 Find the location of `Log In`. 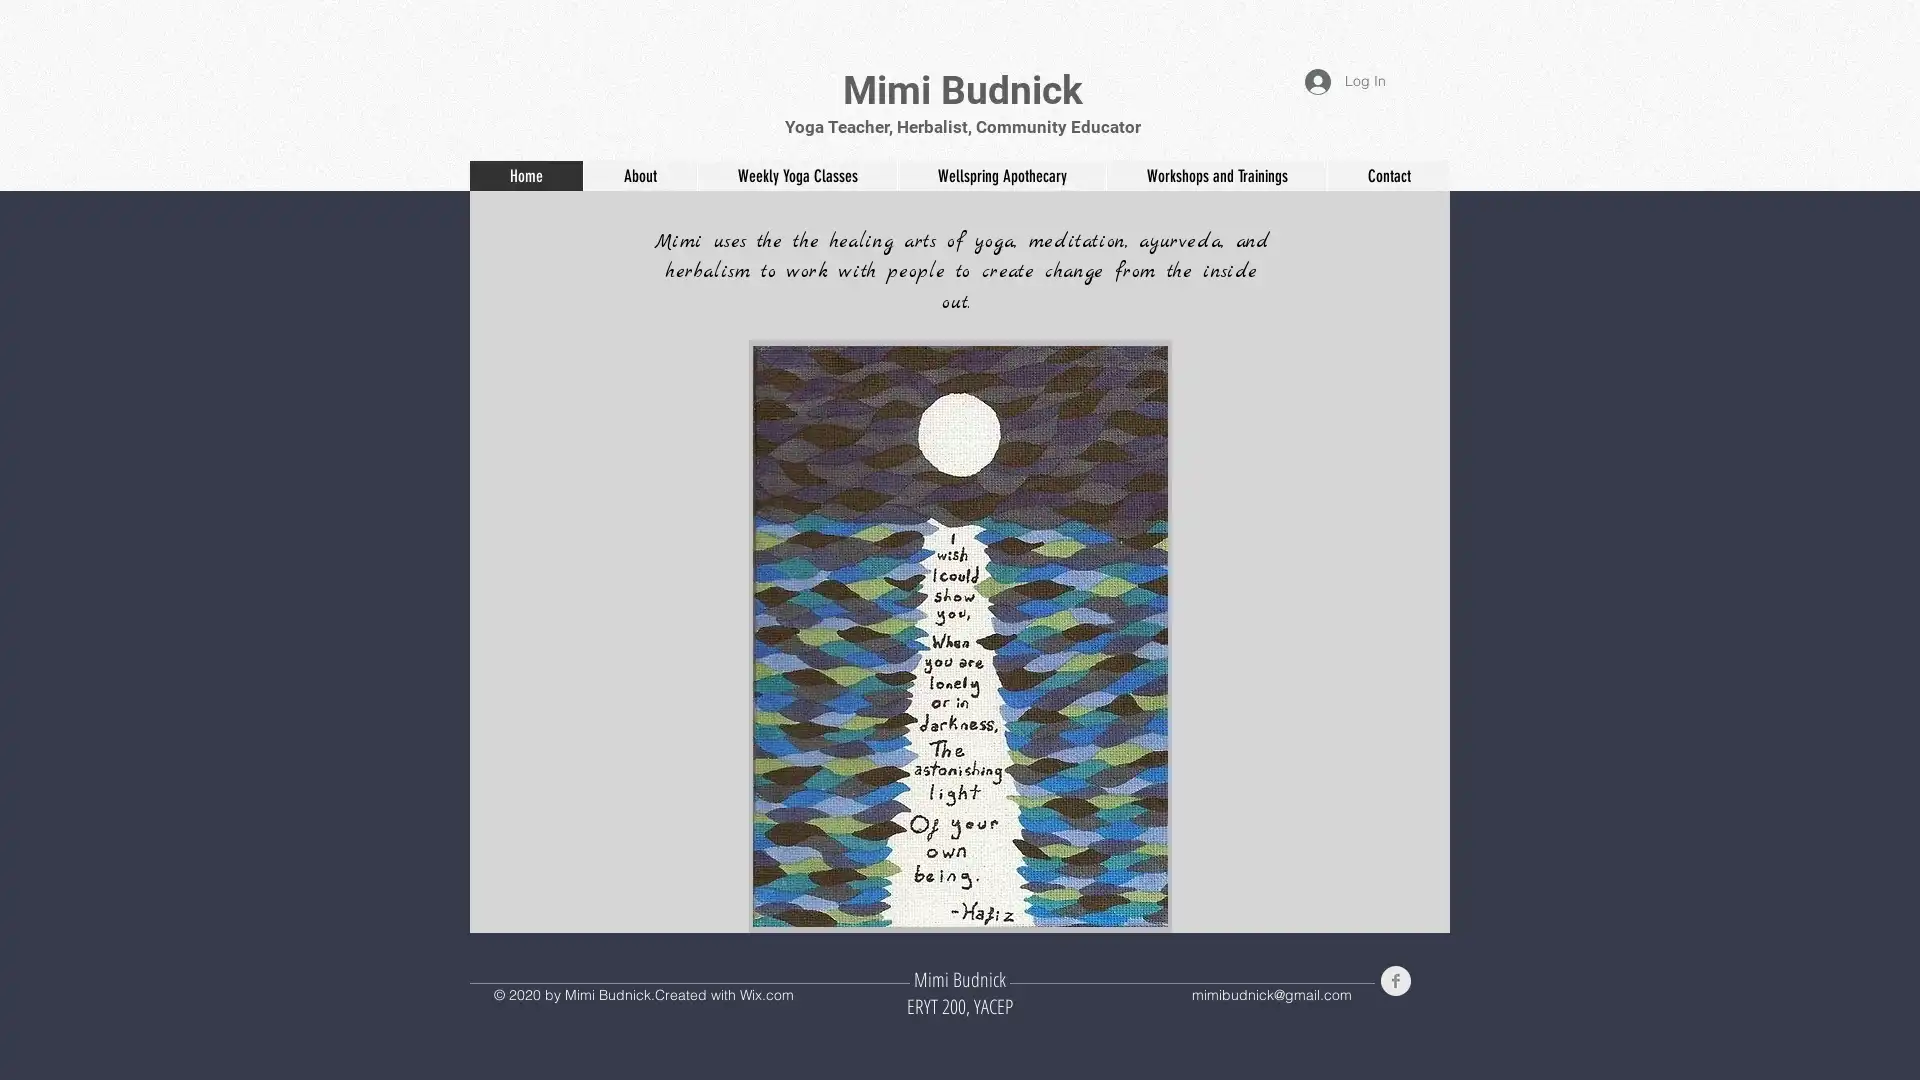

Log In is located at coordinates (1345, 80).